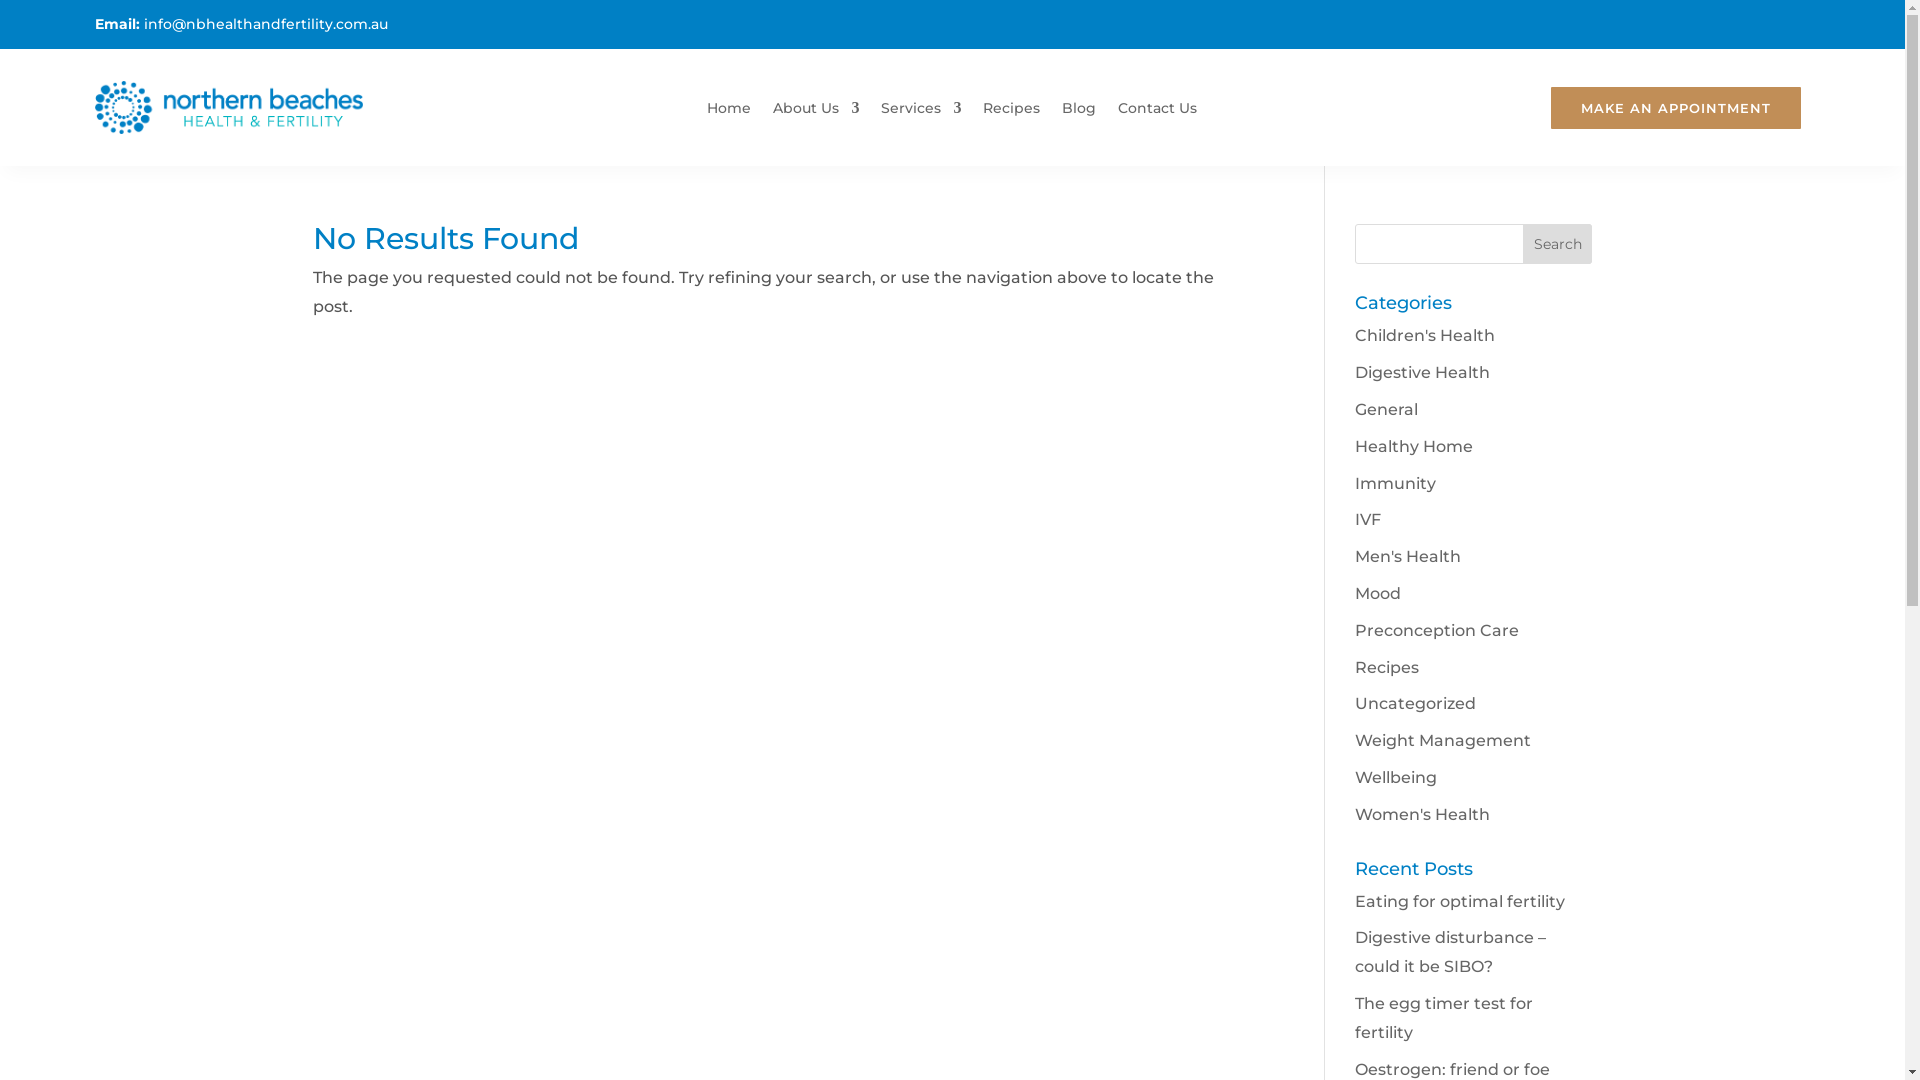 This screenshot has height=1080, width=1920. Describe the element at coordinates (1354, 483) in the screenshot. I see `'Immunity'` at that location.